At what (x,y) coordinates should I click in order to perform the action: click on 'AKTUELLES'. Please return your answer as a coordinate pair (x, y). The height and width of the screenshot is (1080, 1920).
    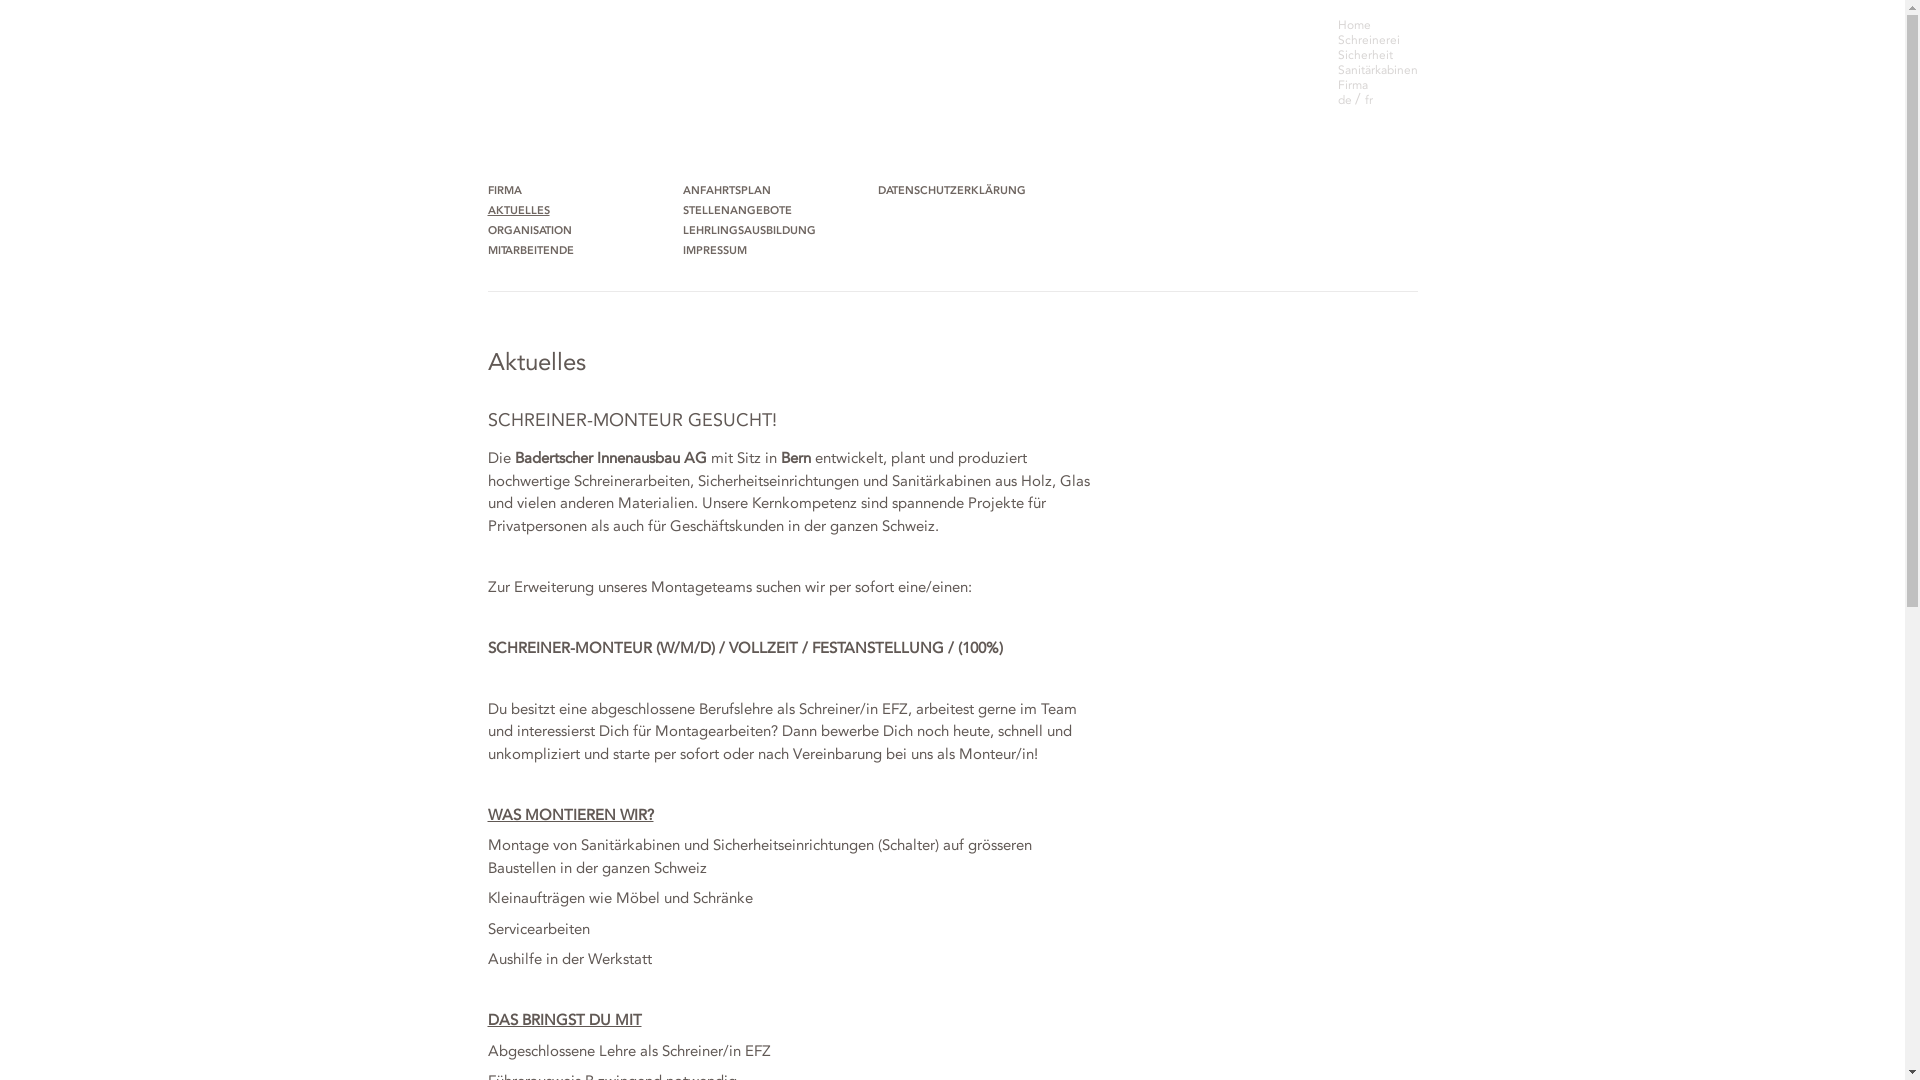
    Looking at the image, I should click on (519, 211).